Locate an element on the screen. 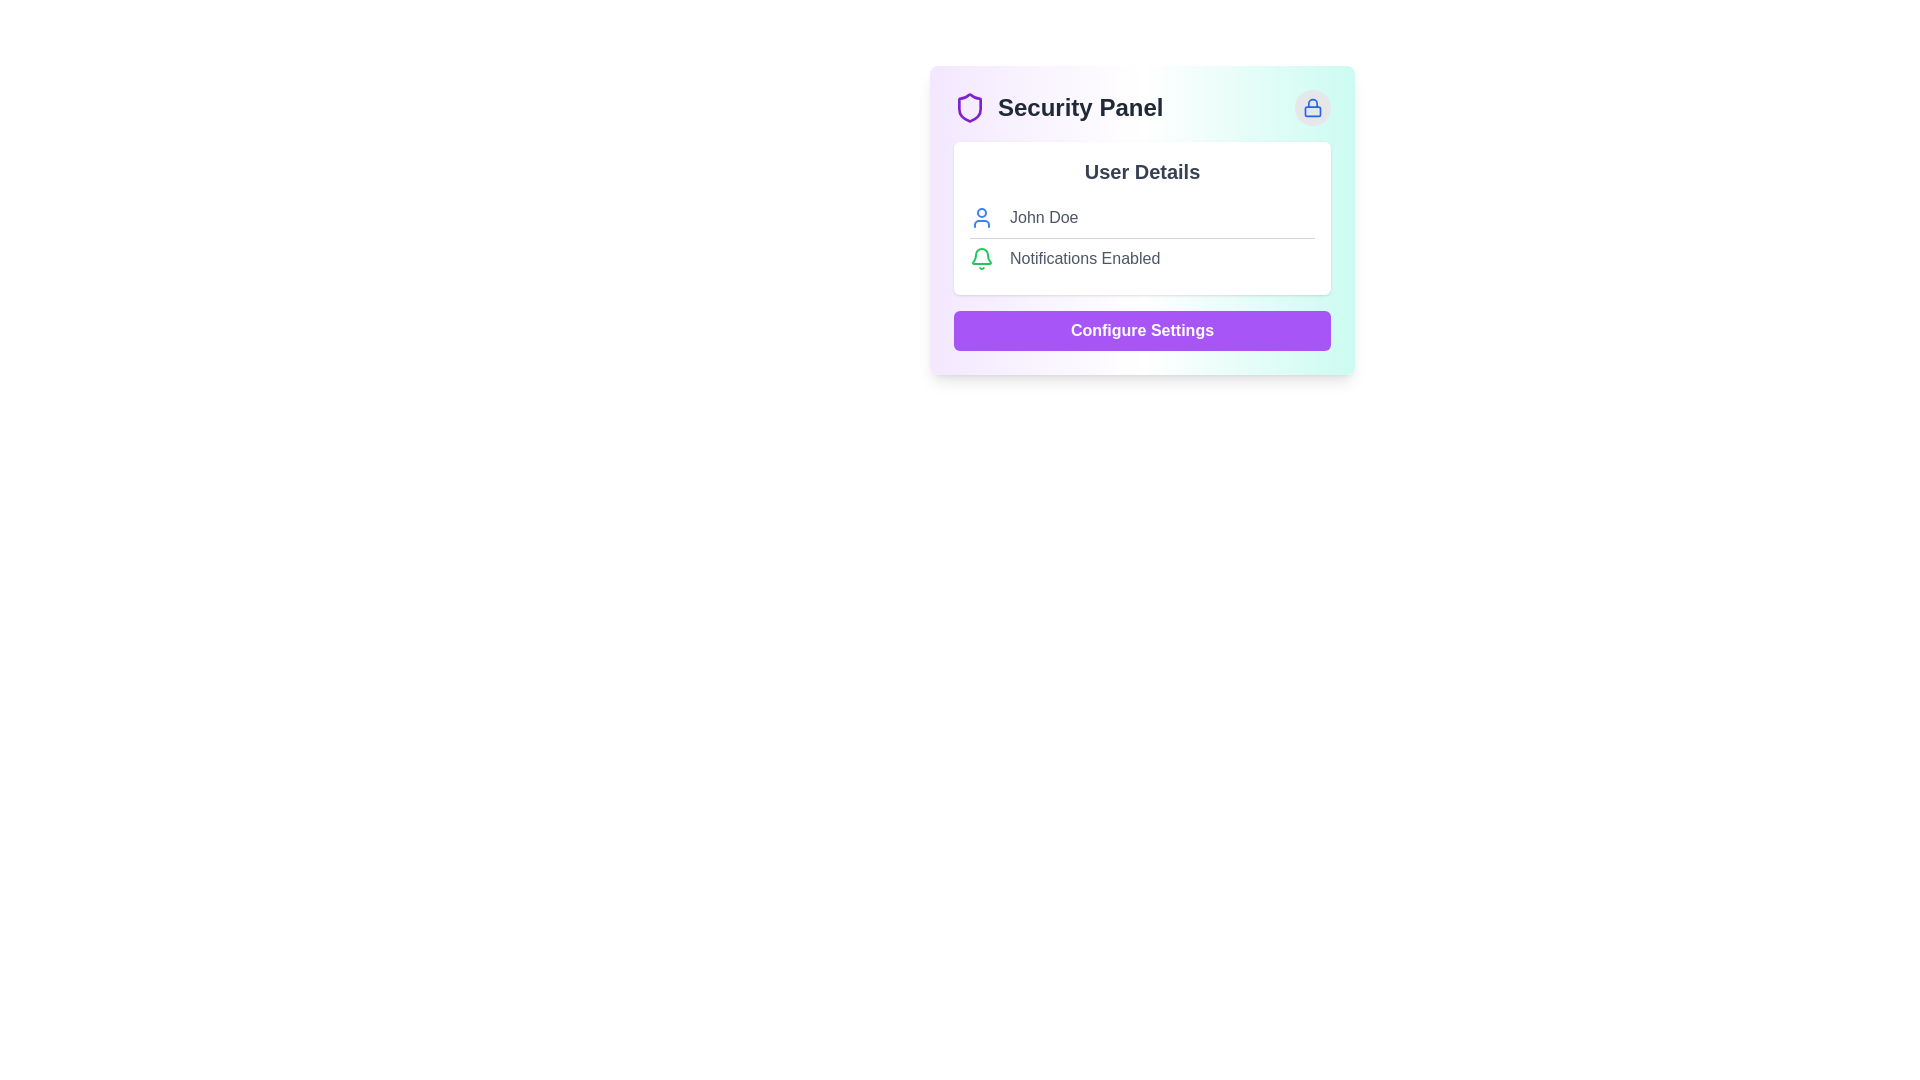 This screenshot has height=1080, width=1920. the button with an embedded lock icon located at the top-right corner of the 'Security Panel' is located at coordinates (1313, 108).